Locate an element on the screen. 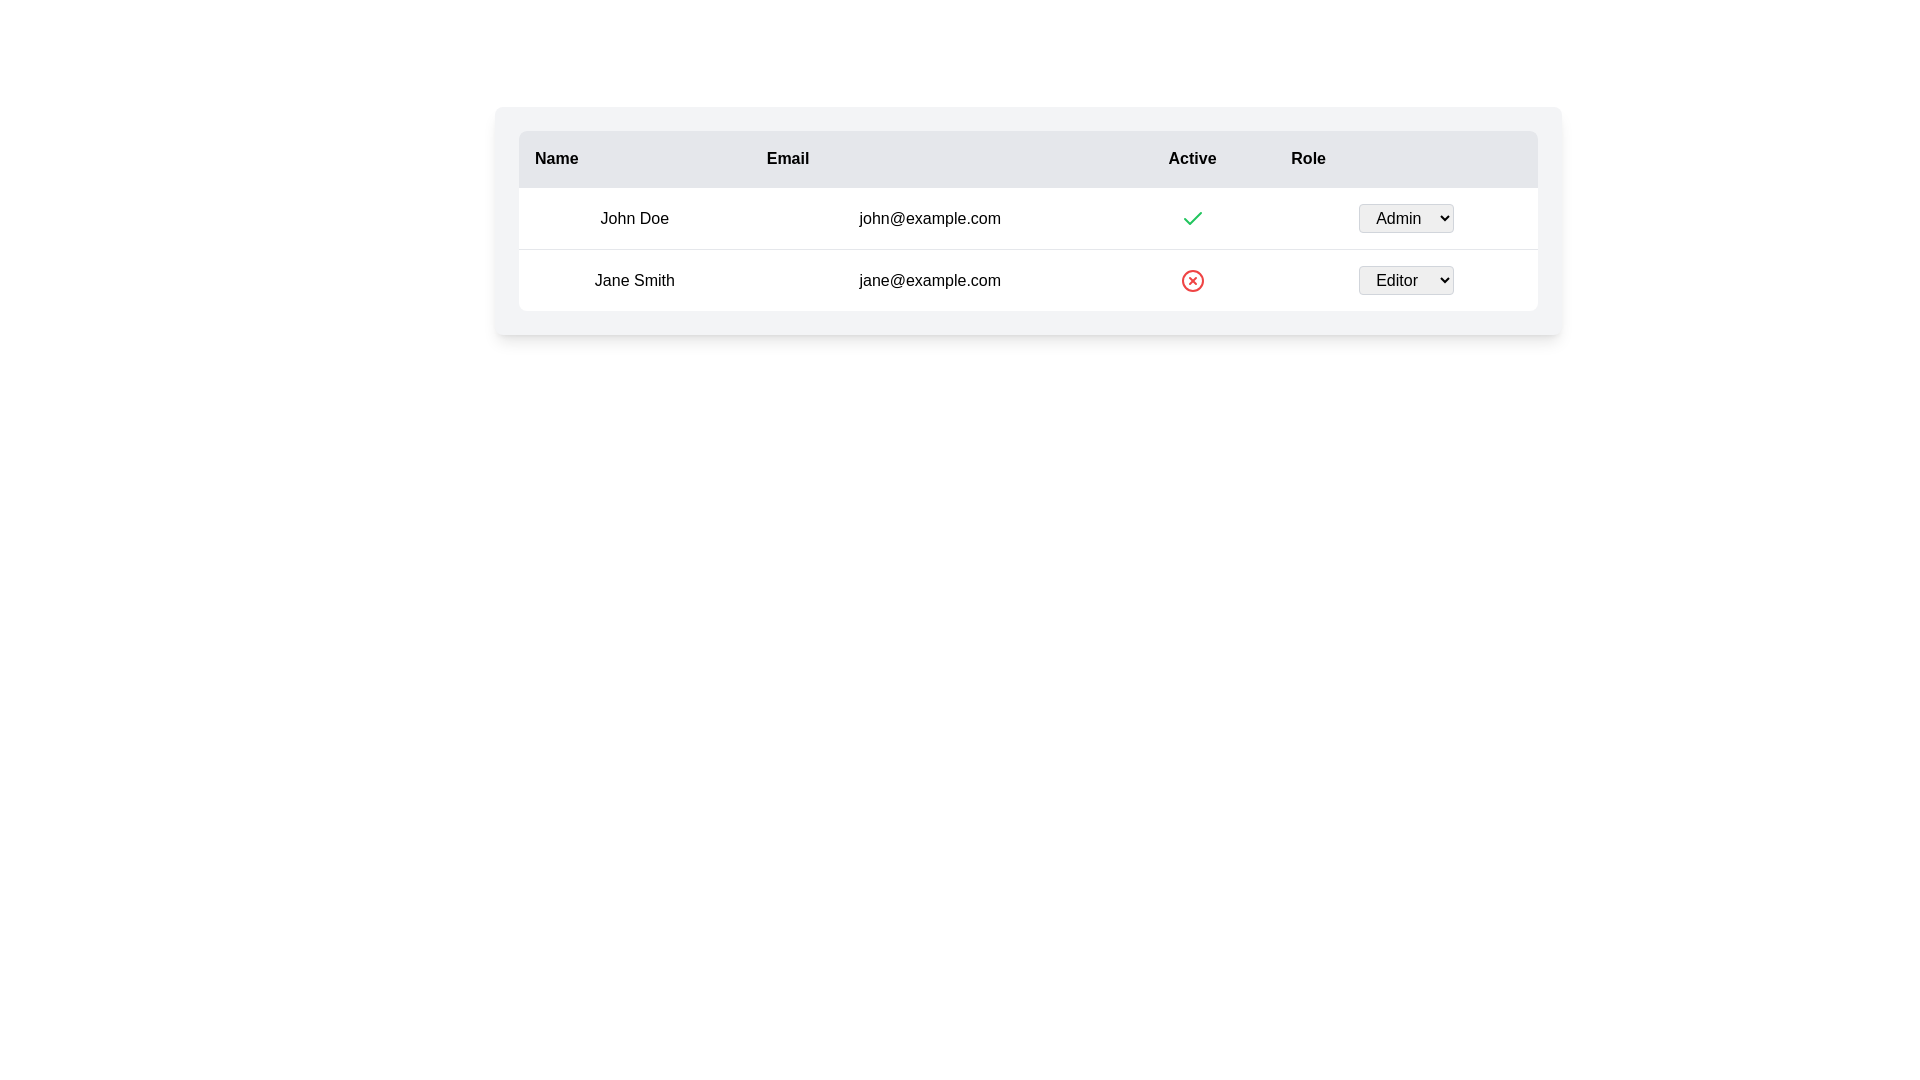 The width and height of the screenshot is (1920, 1080). the active status icon in the Active column of the first row for user 'john@example.com'. This icon serves as a passive indicator and does not have interactive functionality is located at coordinates (1192, 218).